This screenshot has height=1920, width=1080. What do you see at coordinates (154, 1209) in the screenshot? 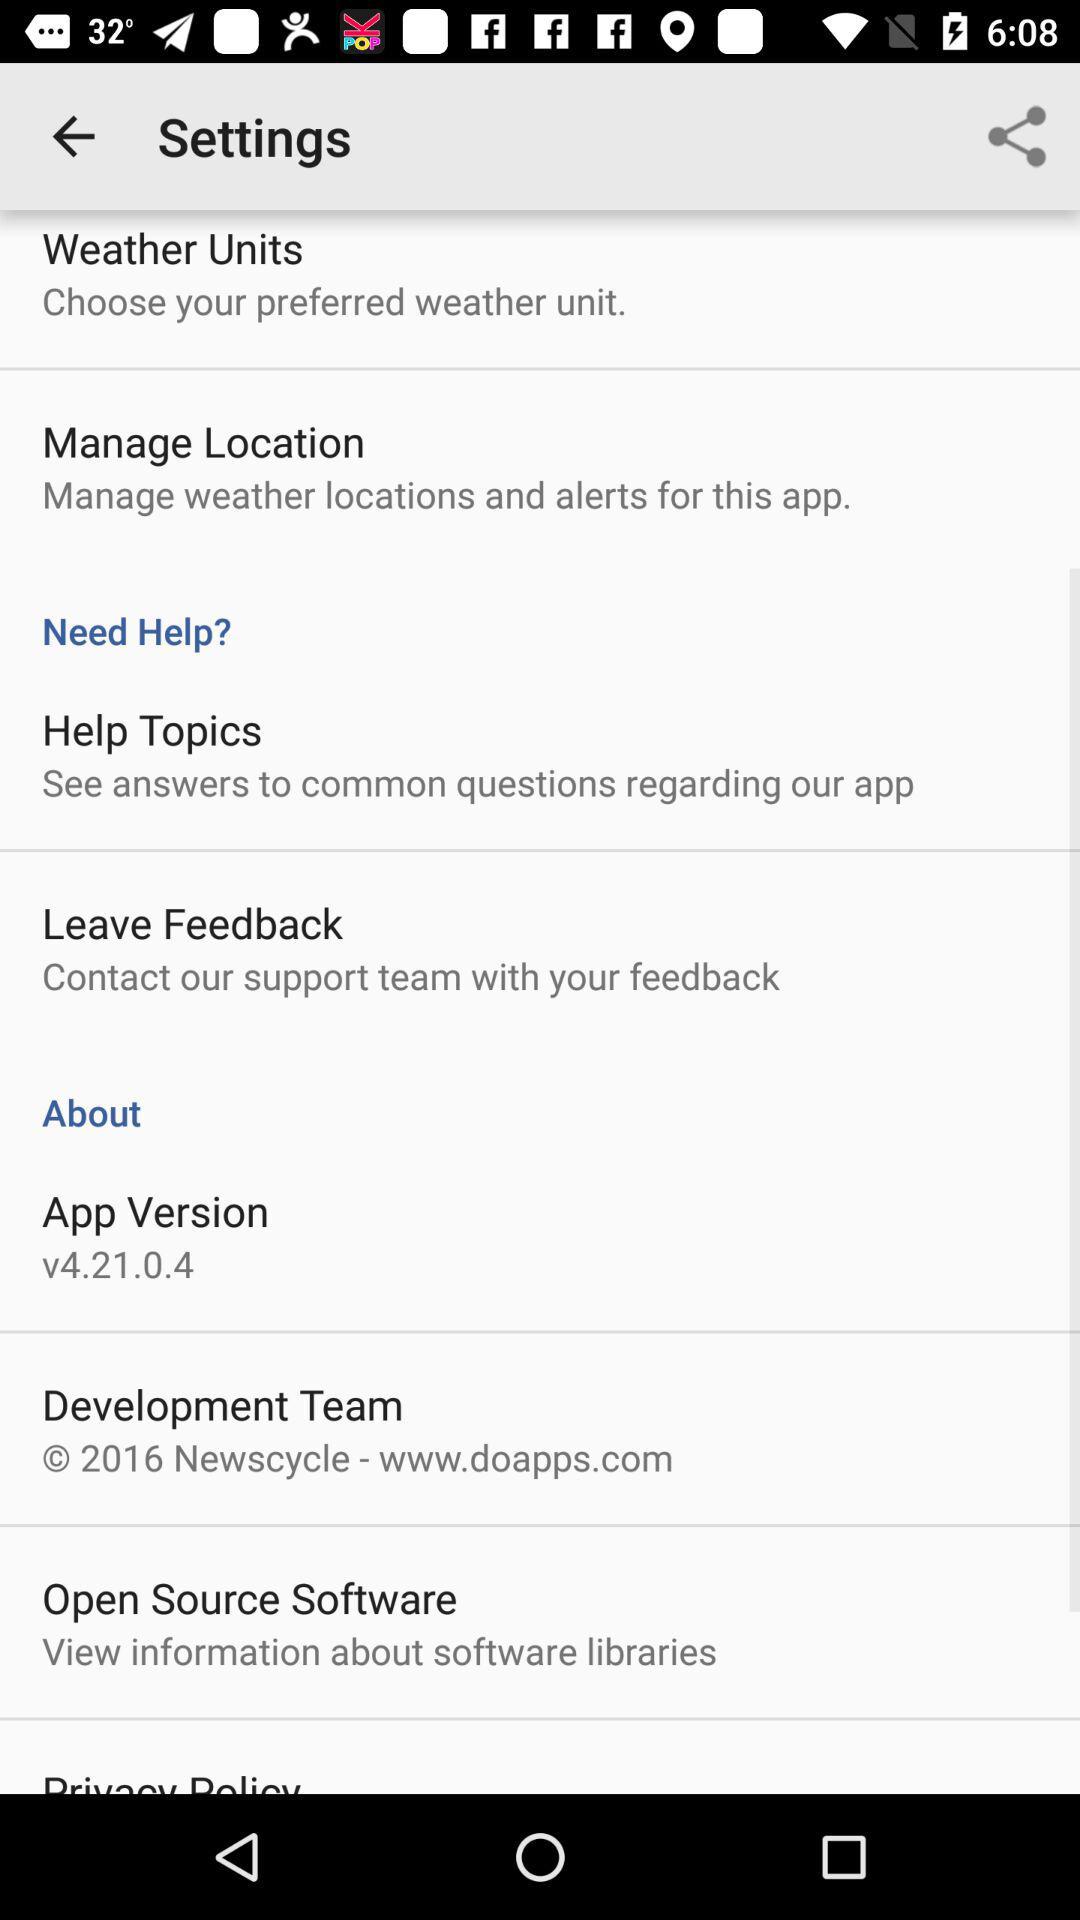
I see `icon below about item` at bounding box center [154, 1209].